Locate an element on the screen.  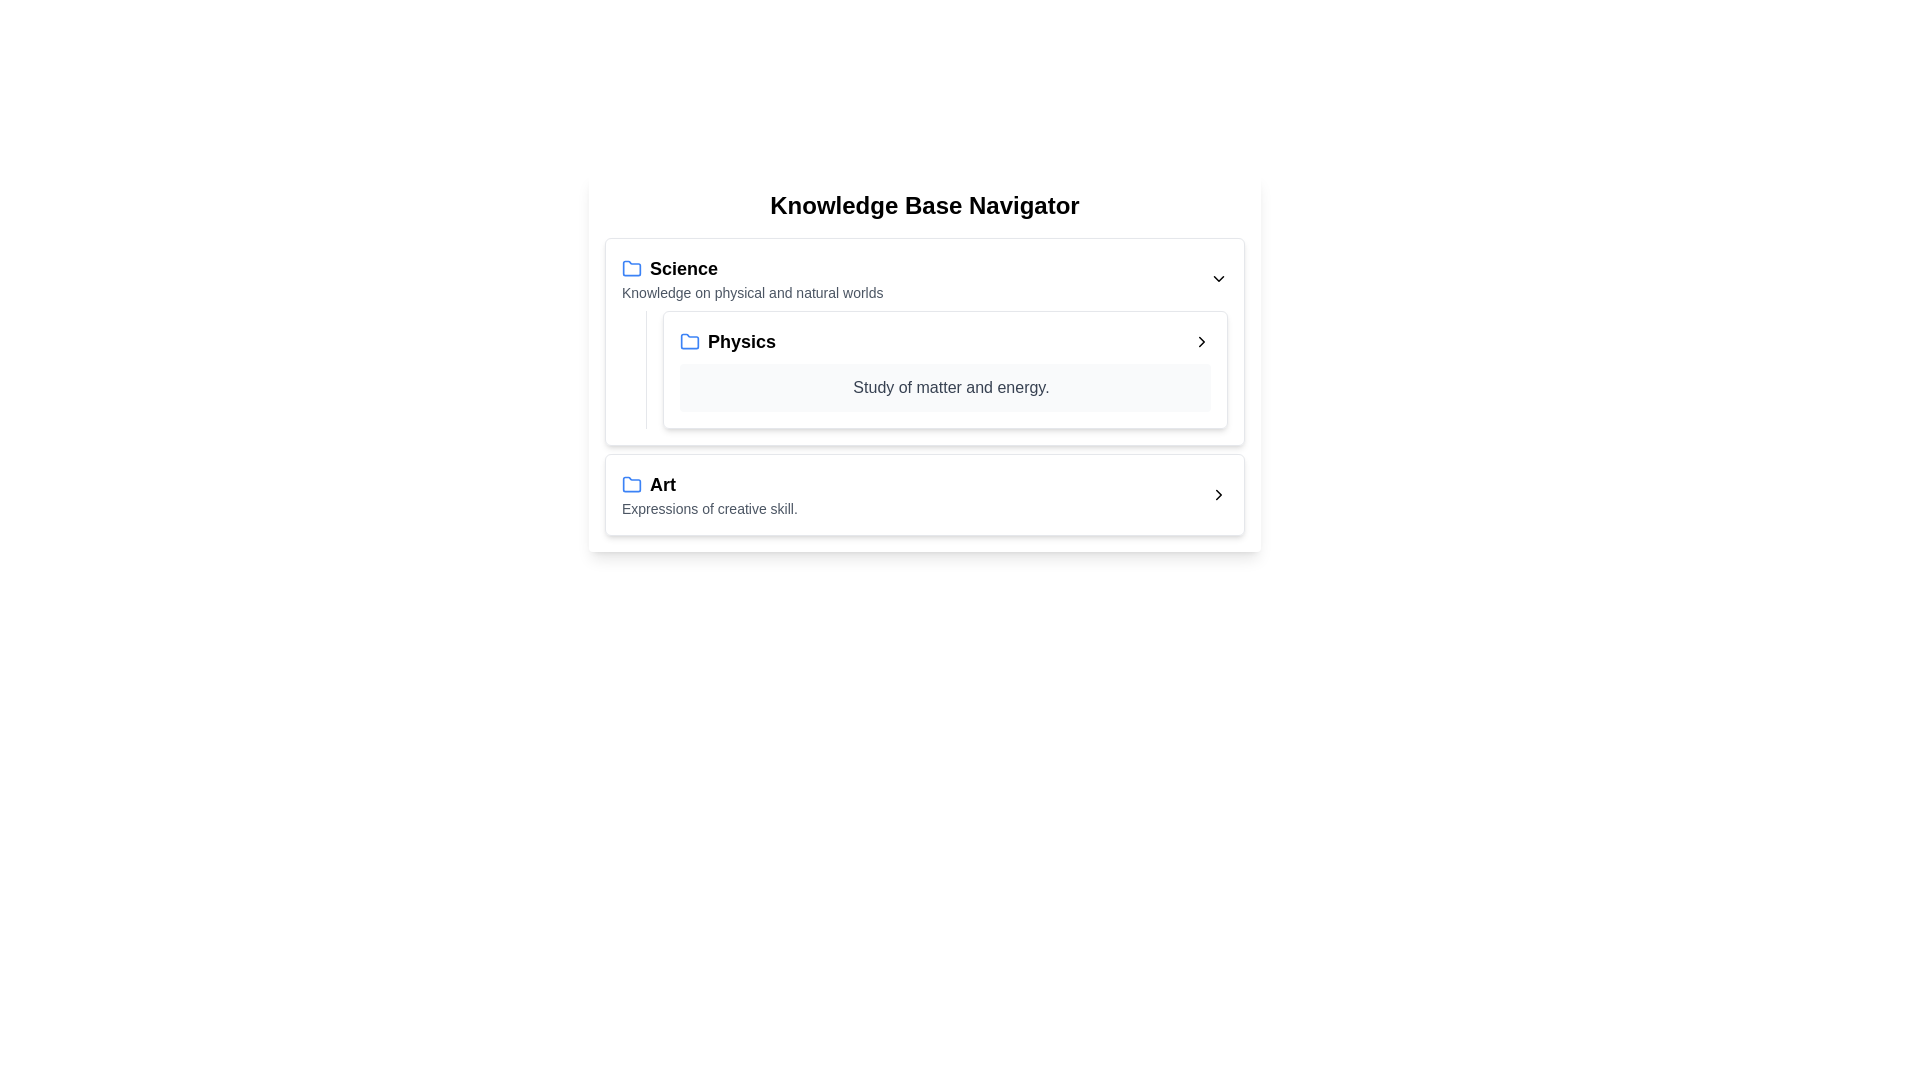
the selectable list item for 'Physics' located centrally under the 'Science' category in the Knowledge Base Navigator is located at coordinates (944, 341).